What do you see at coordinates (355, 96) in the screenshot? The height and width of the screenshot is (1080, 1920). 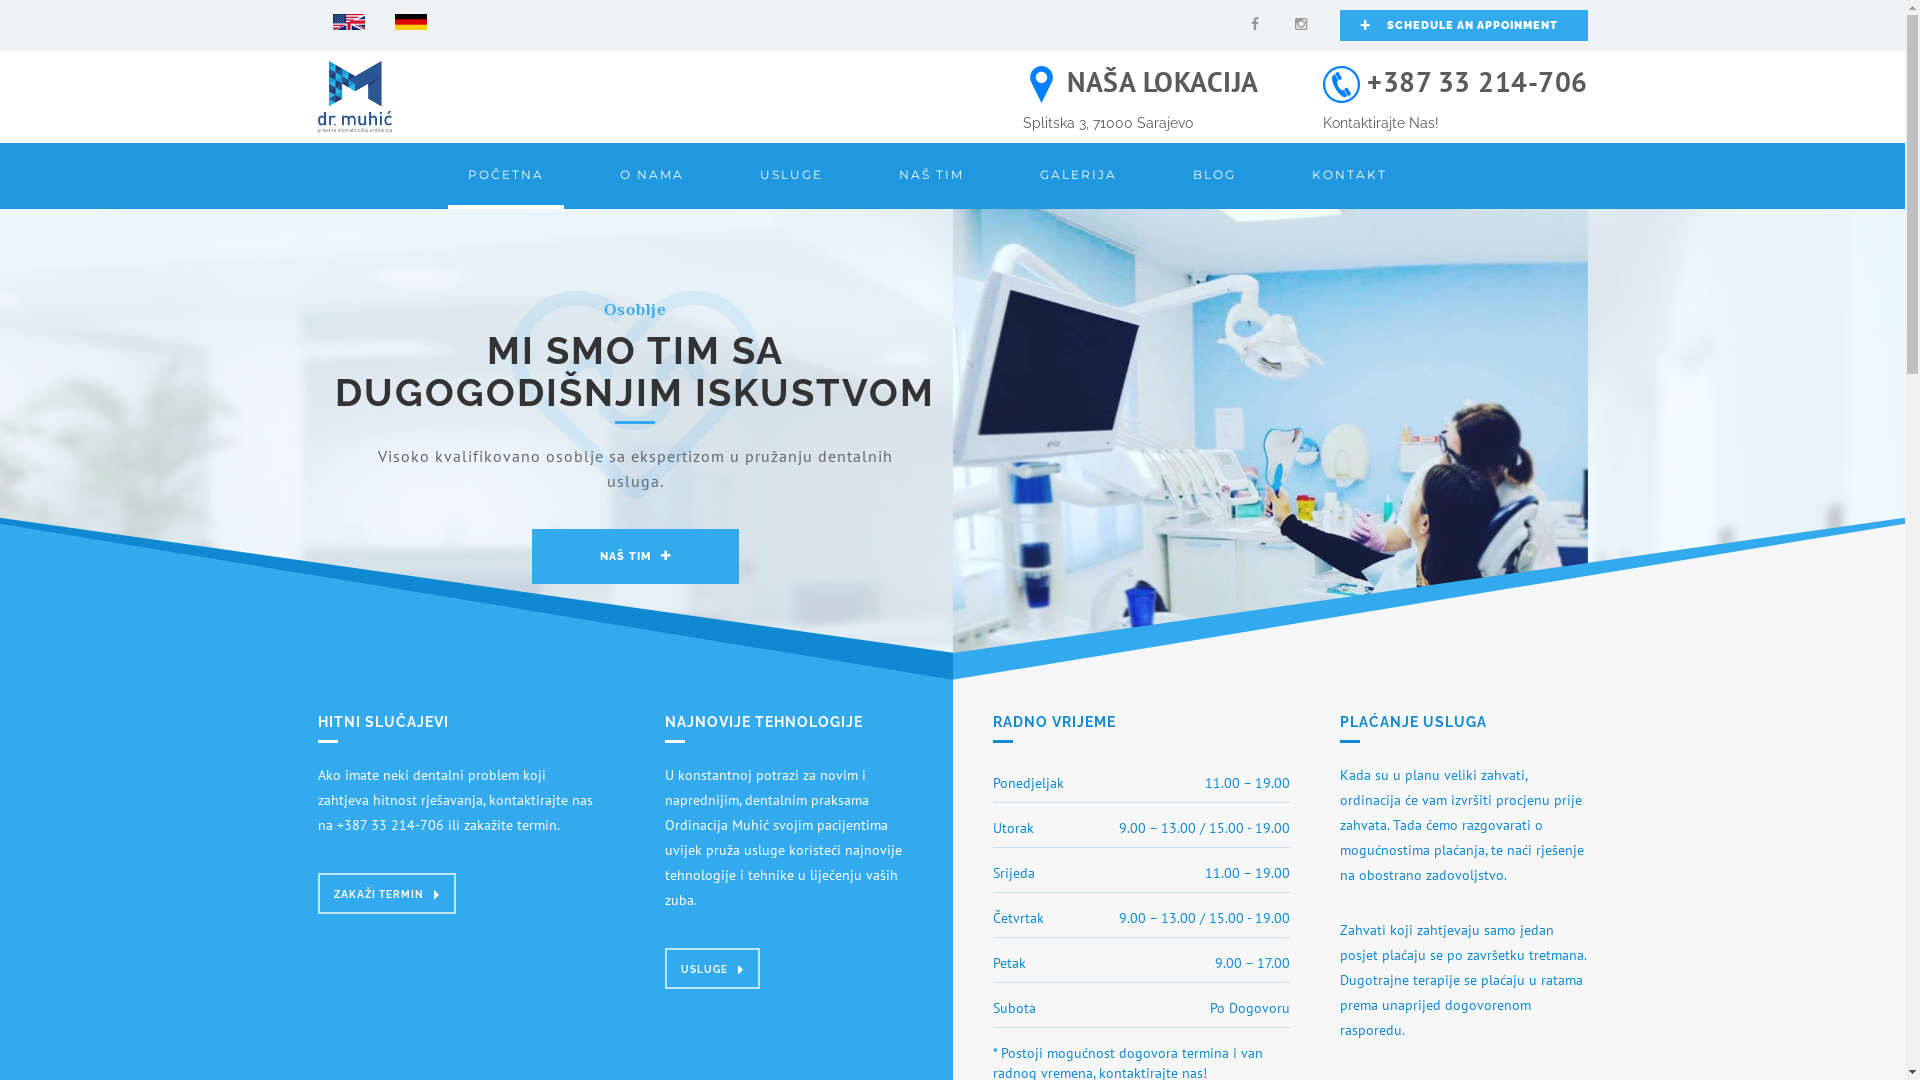 I see `'Logo'` at bounding box center [355, 96].